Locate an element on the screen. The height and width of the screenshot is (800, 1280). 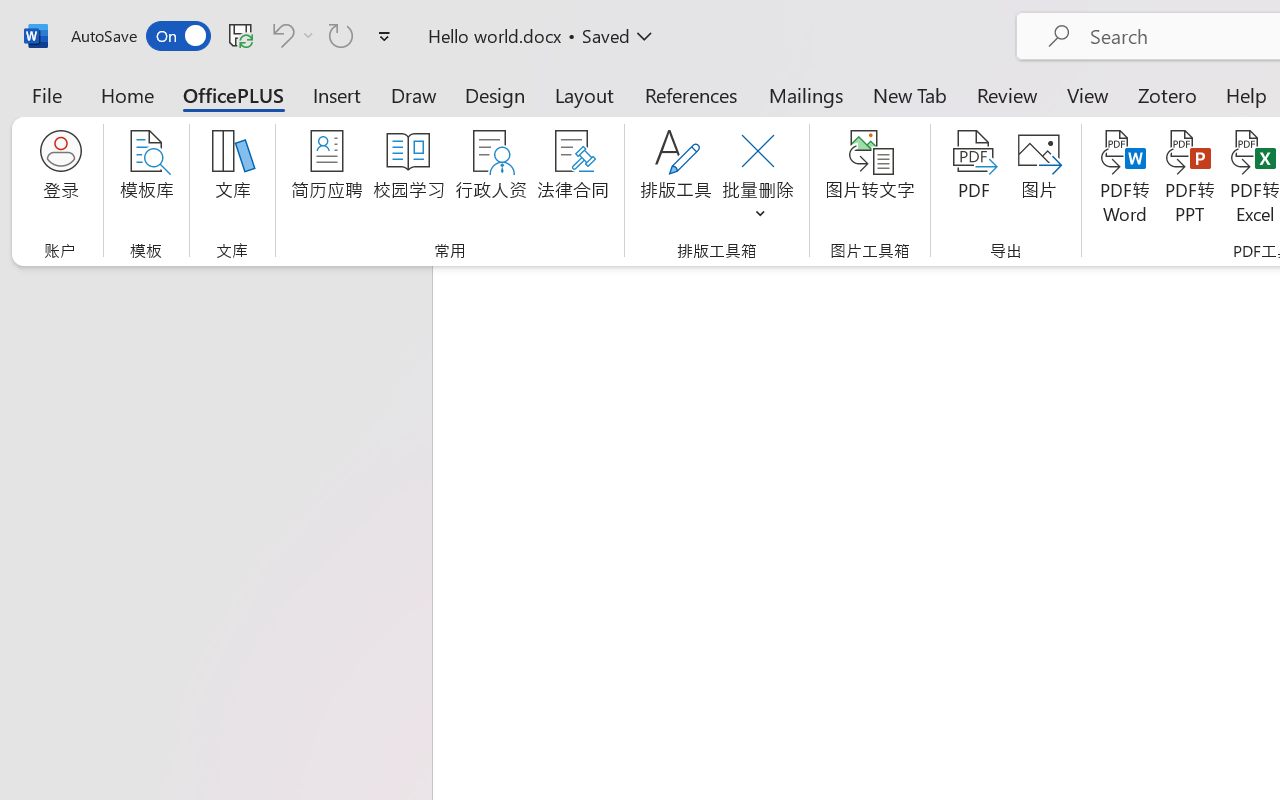
'File Tab' is located at coordinates (46, 94).